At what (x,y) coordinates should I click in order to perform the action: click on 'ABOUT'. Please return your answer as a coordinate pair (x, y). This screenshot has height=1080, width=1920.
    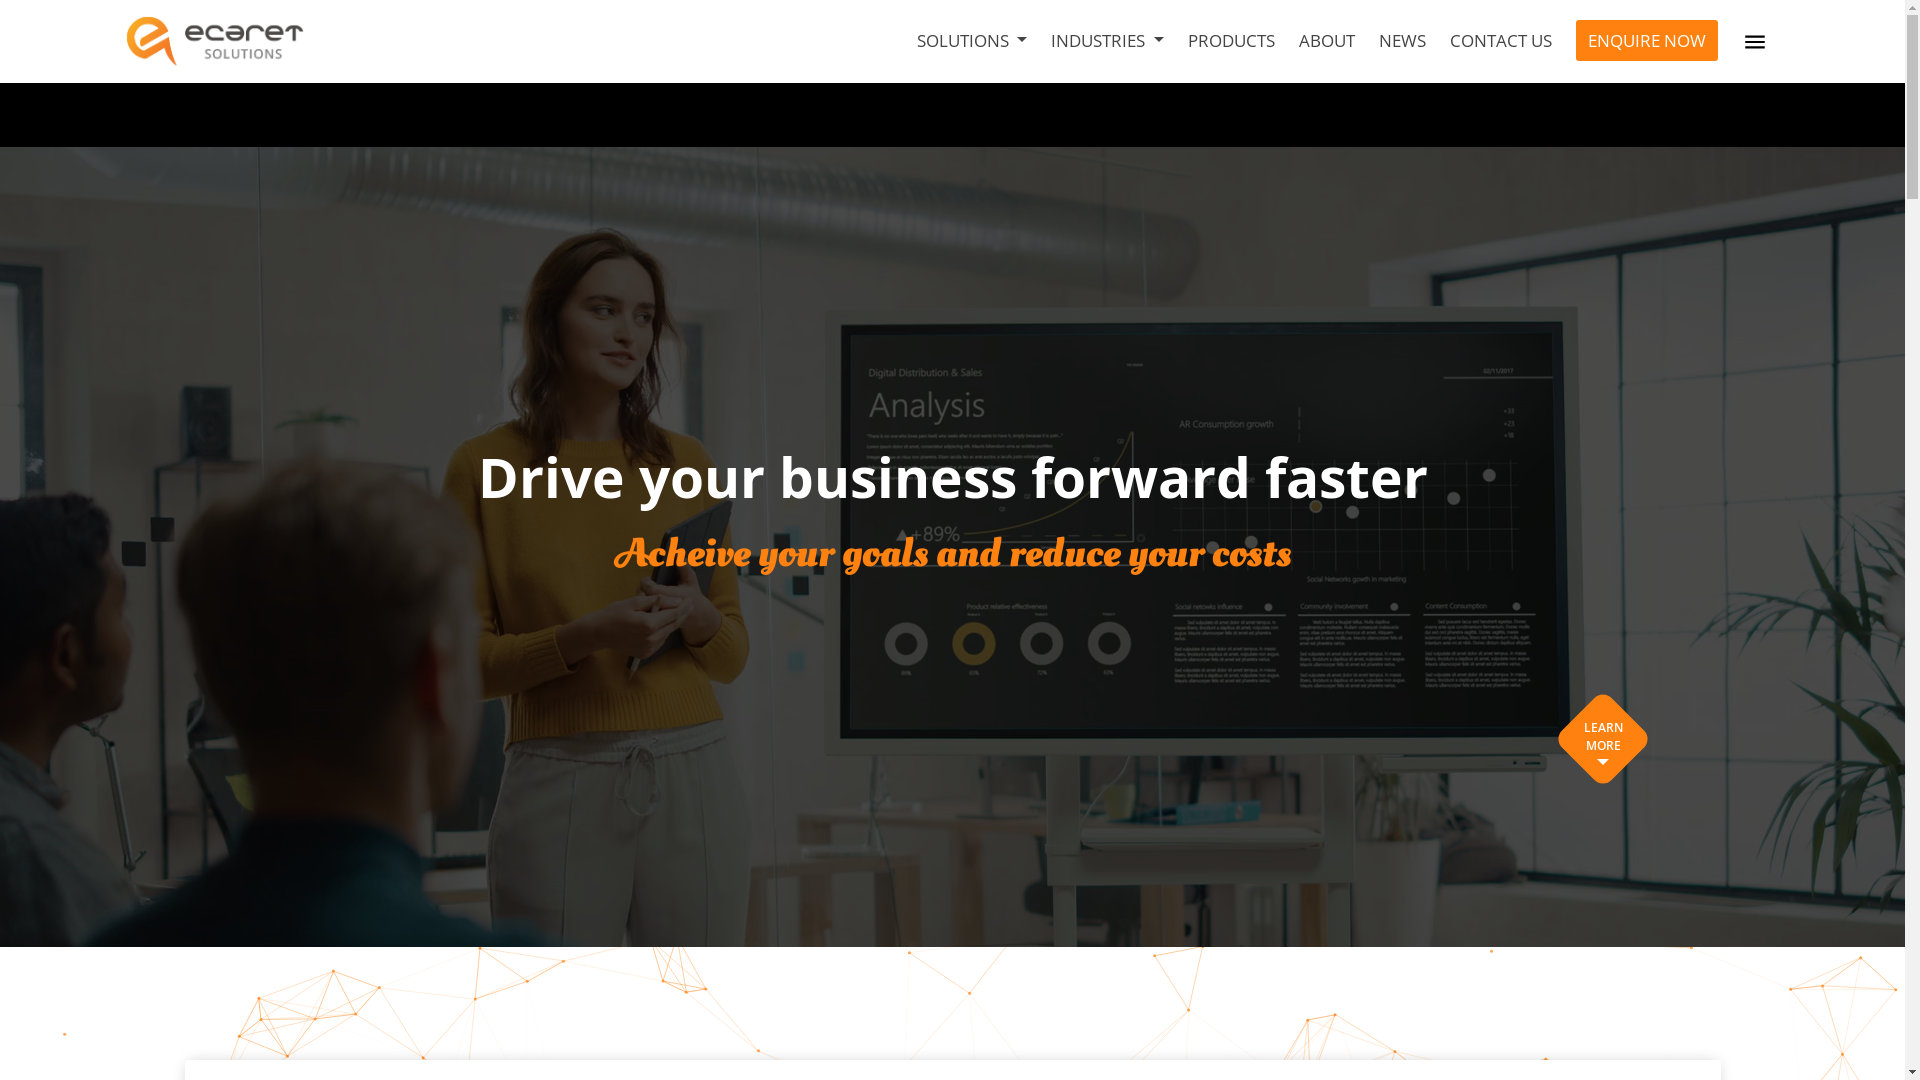
    Looking at the image, I should click on (1326, 41).